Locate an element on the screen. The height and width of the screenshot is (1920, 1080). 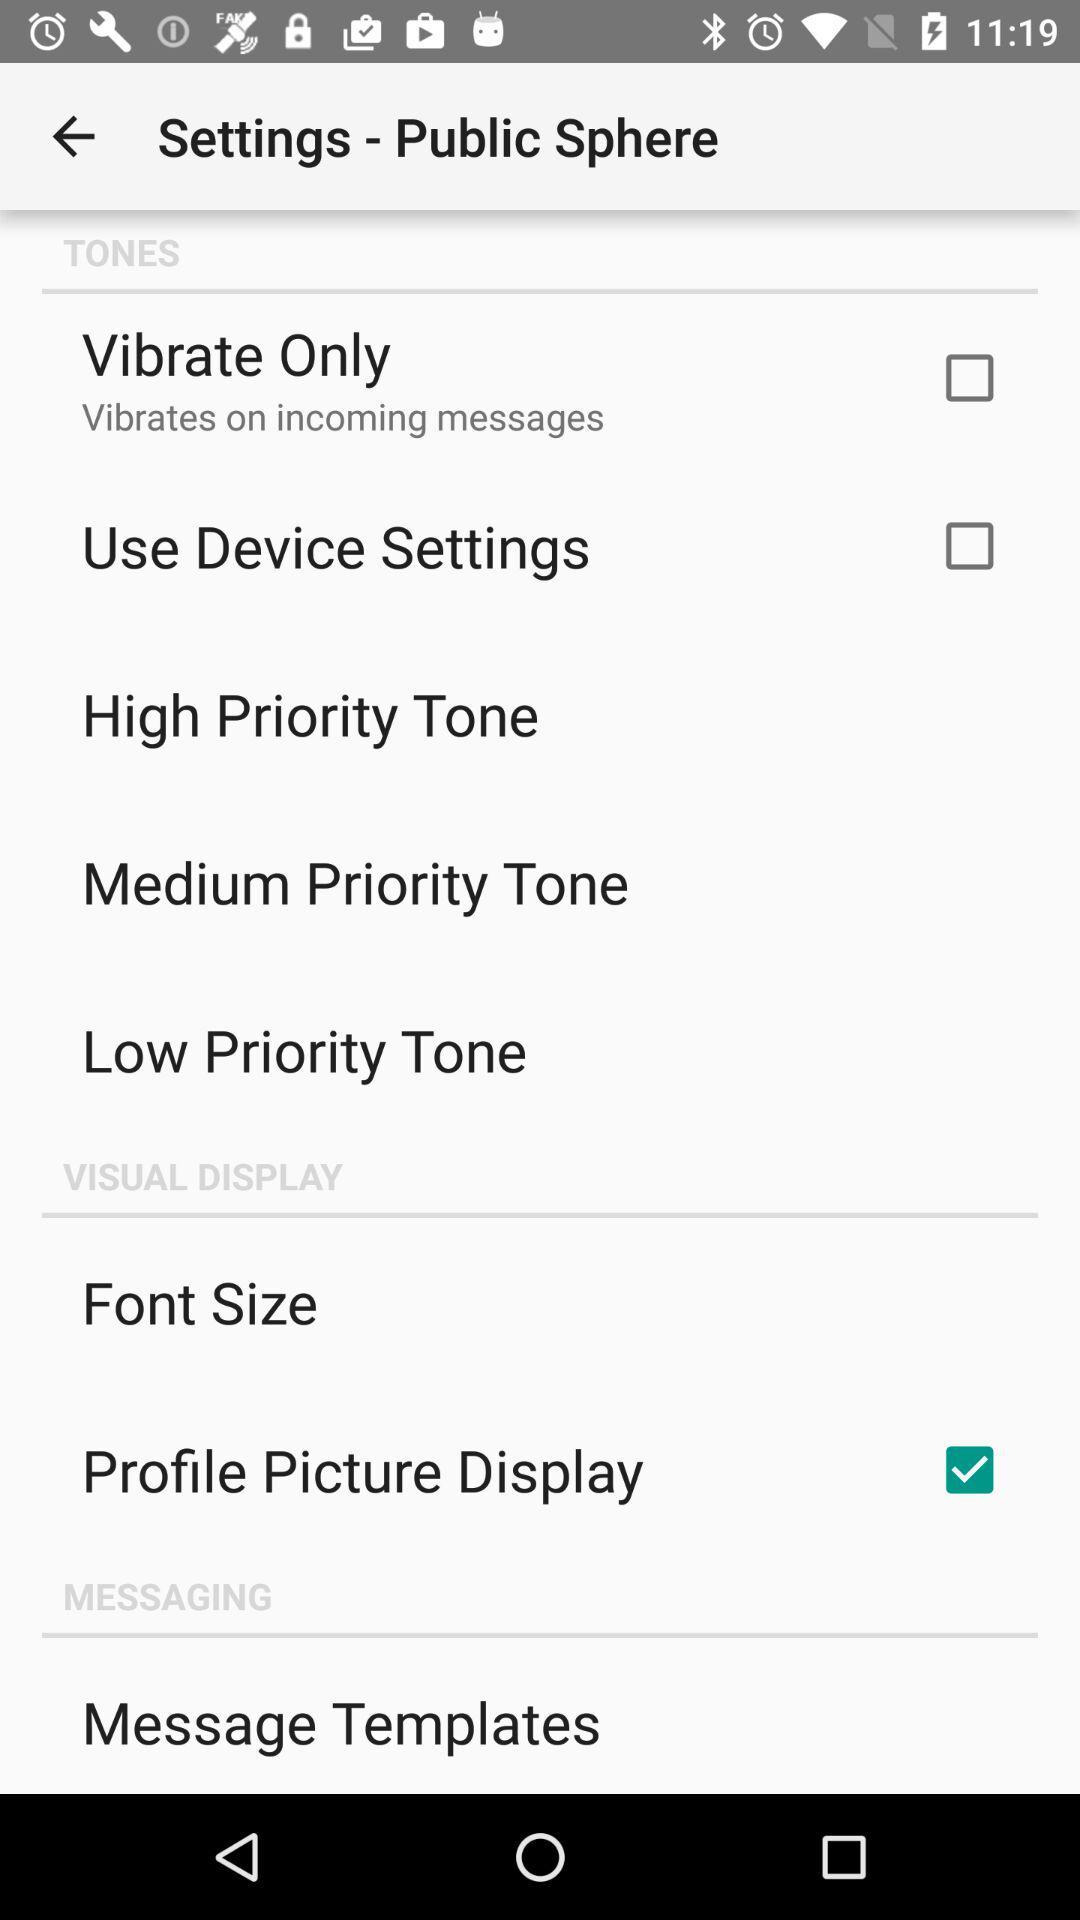
the item above the font size icon is located at coordinates (540, 1176).